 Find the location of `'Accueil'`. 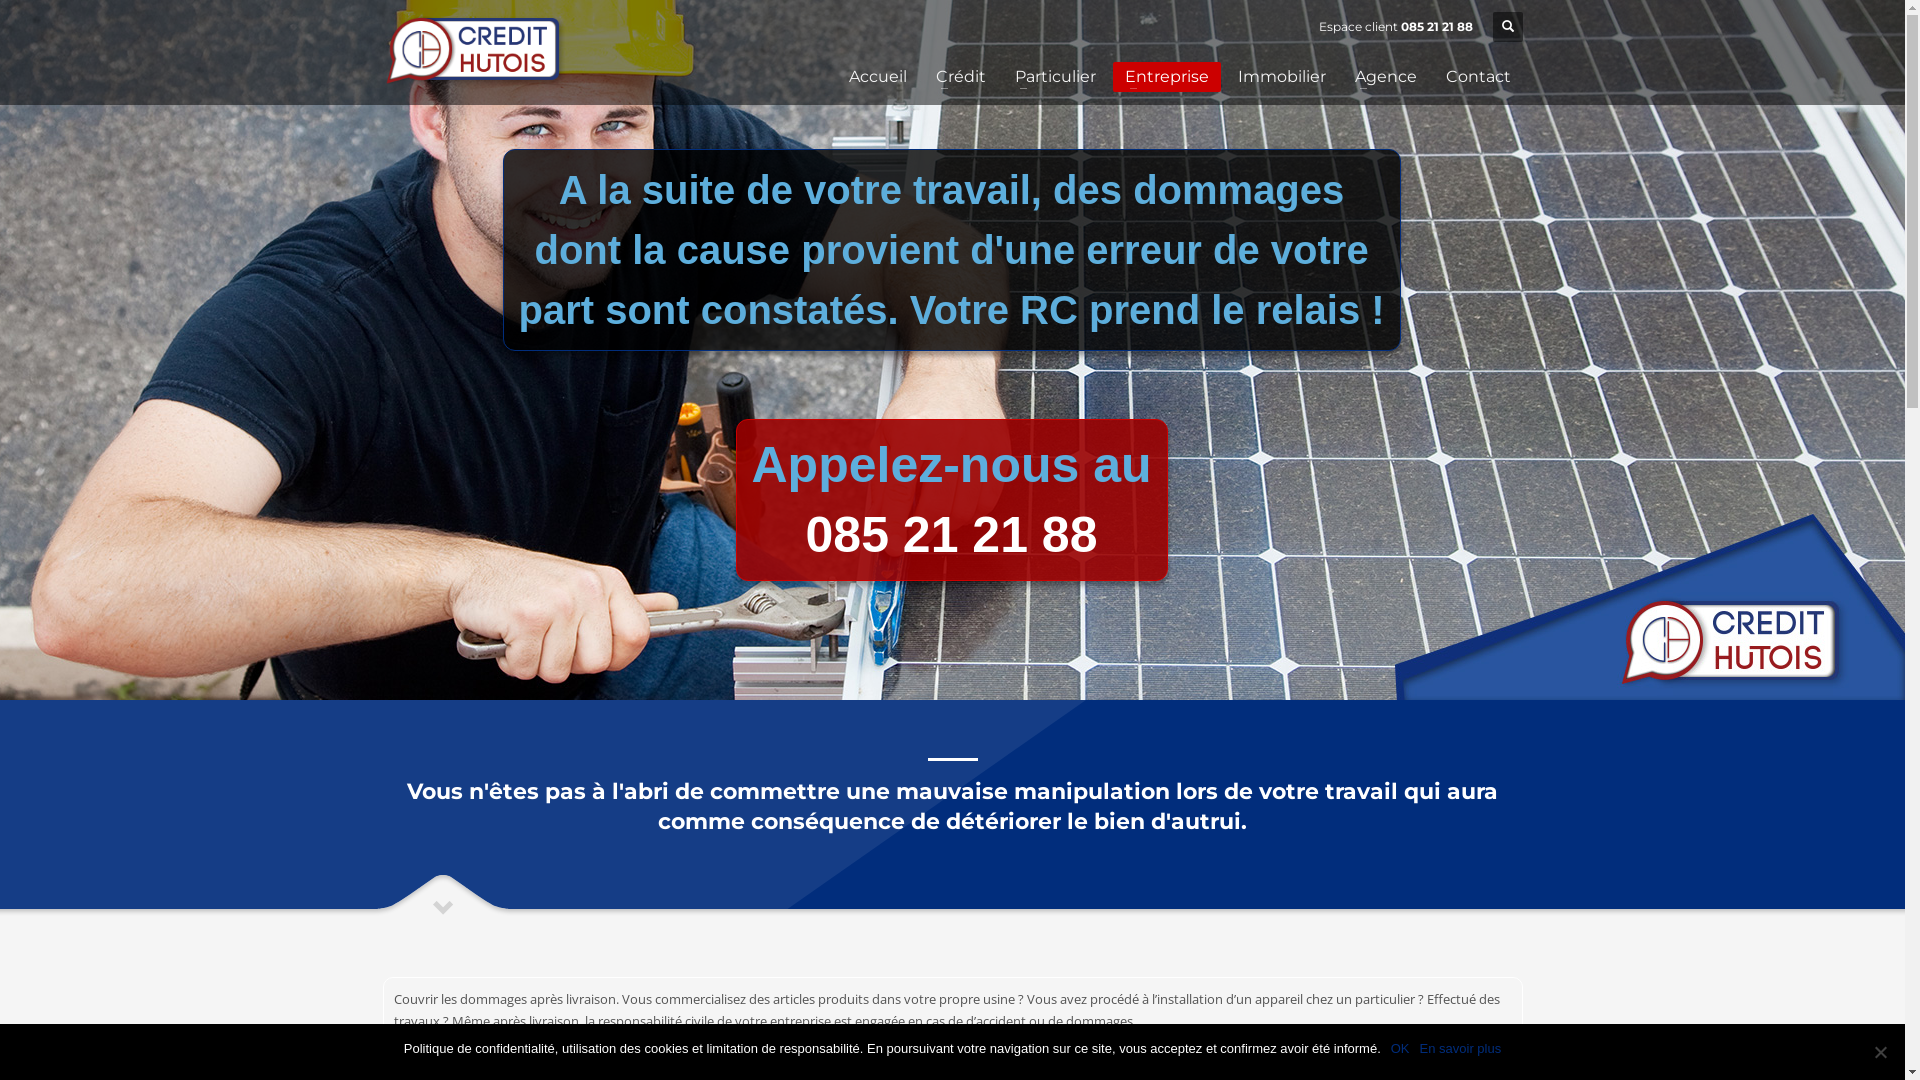

'Accueil' is located at coordinates (877, 76).